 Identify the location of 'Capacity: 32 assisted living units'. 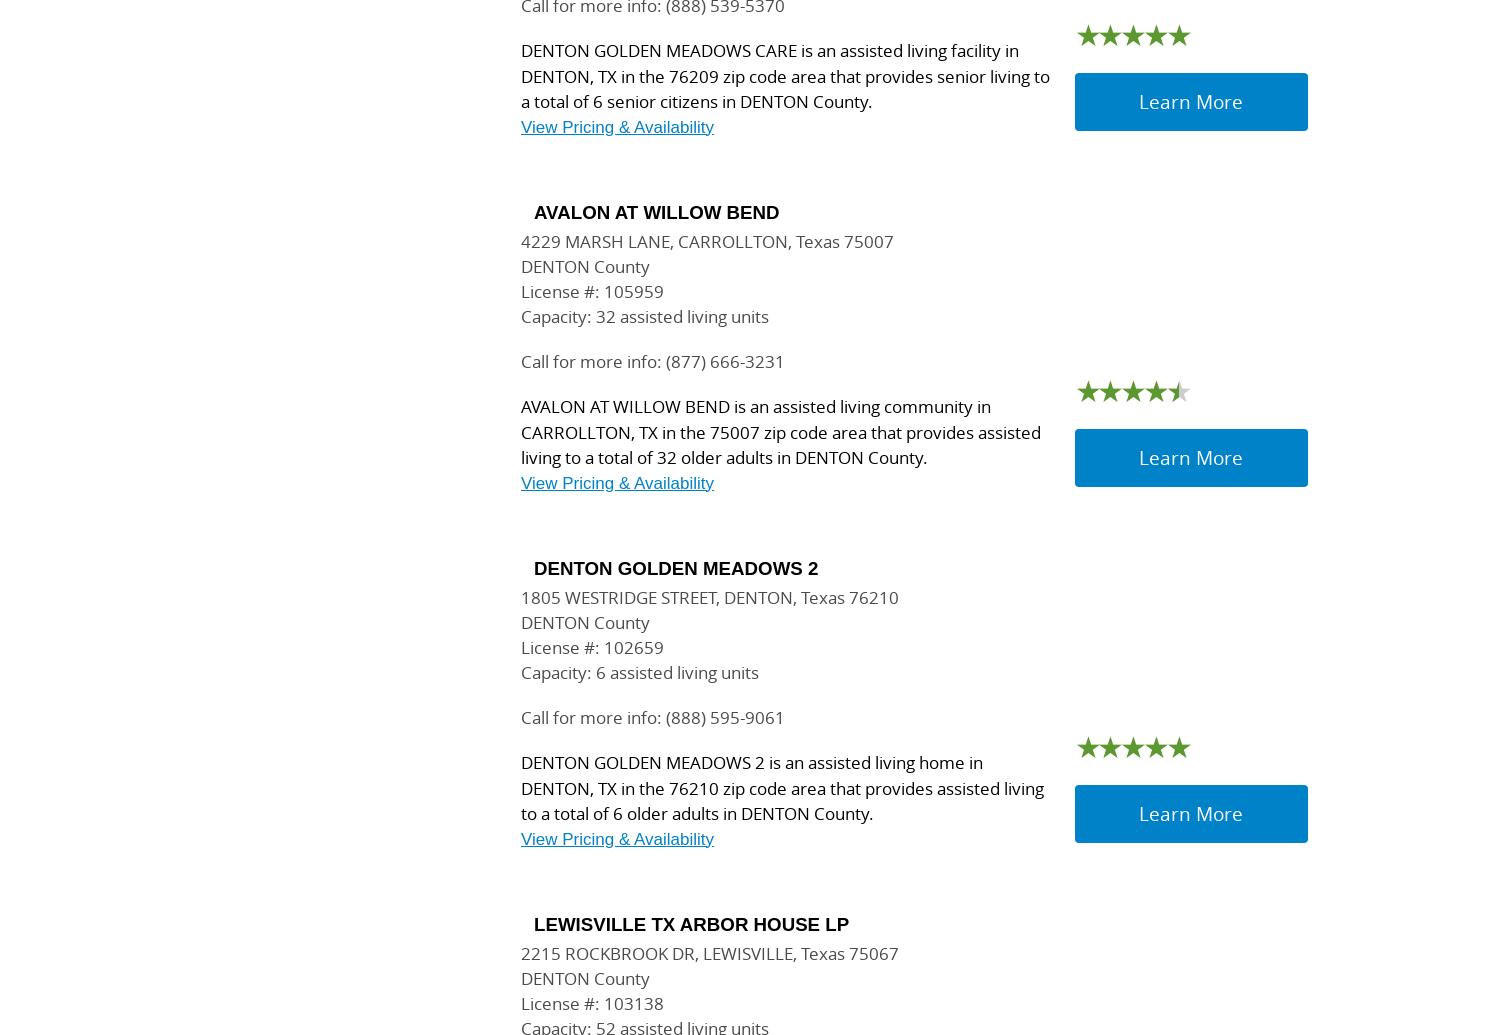
(645, 316).